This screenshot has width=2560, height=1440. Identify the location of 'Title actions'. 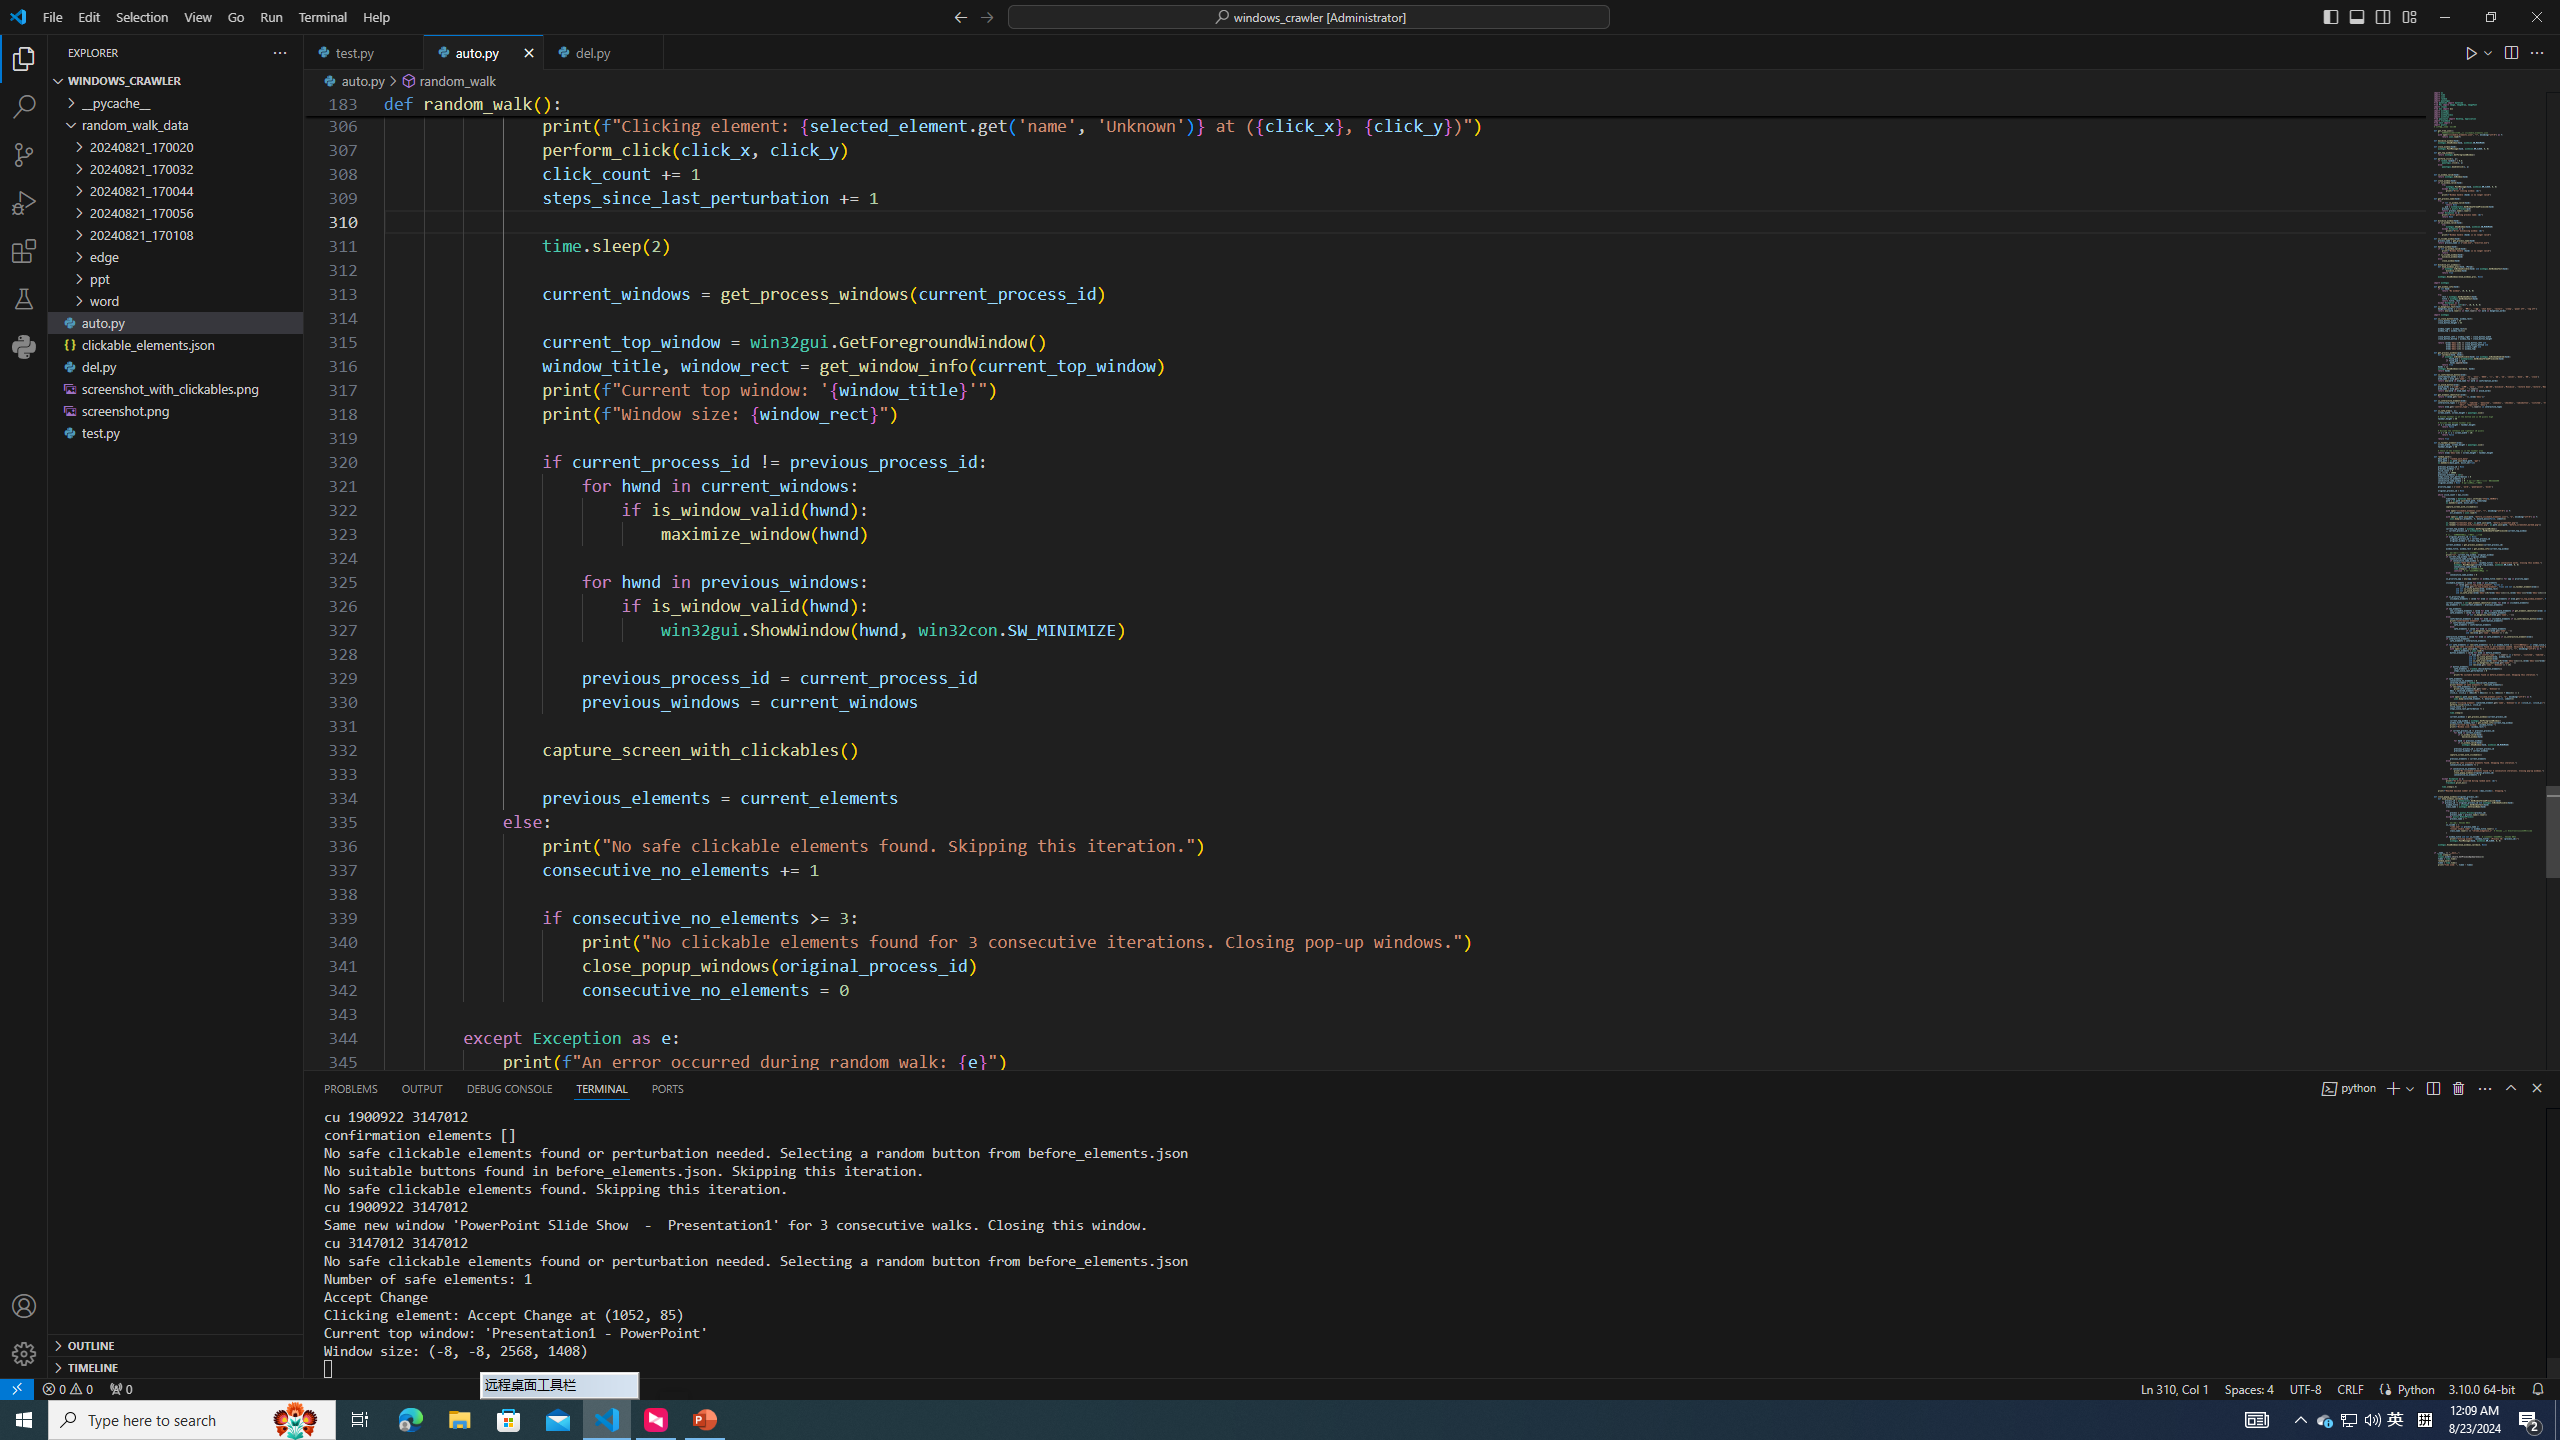
(2368, 16).